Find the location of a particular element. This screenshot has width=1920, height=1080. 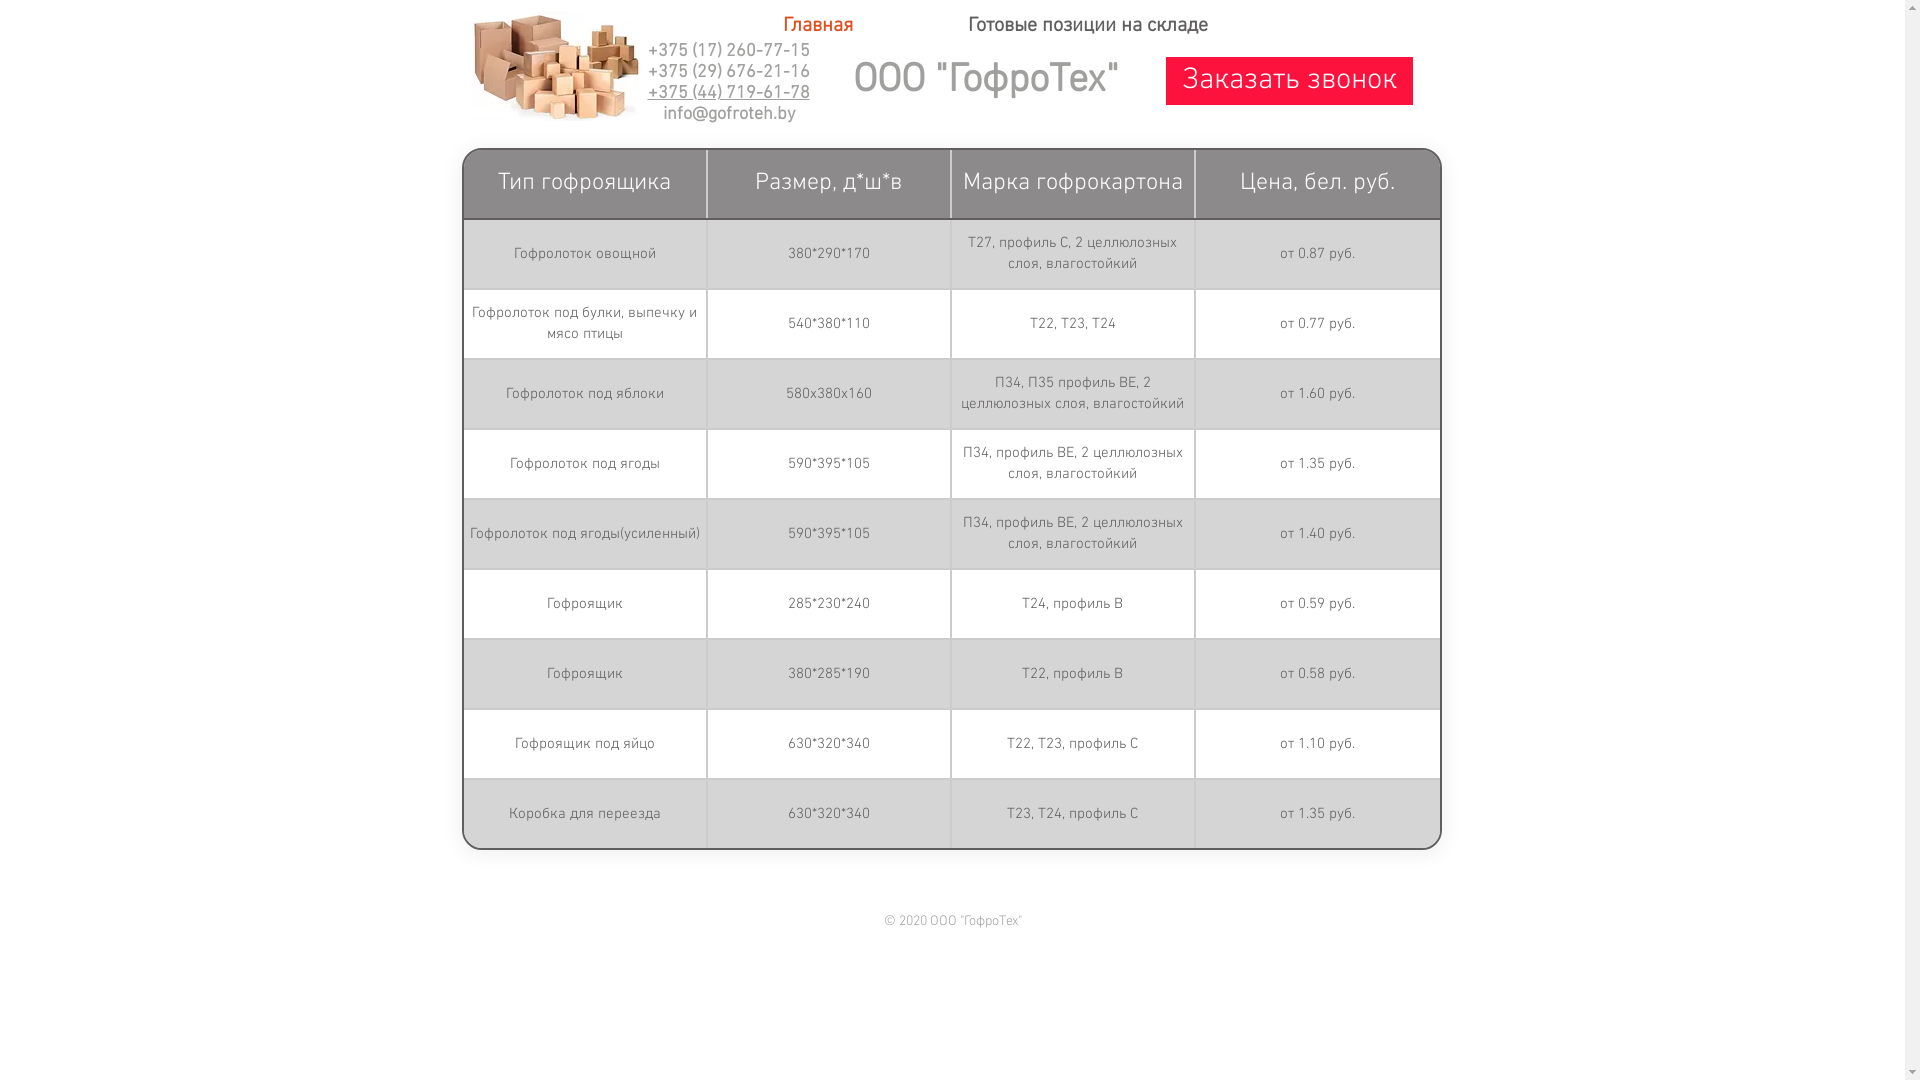

'+375 (17) 260-77-15' is located at coordinates (728, 50).